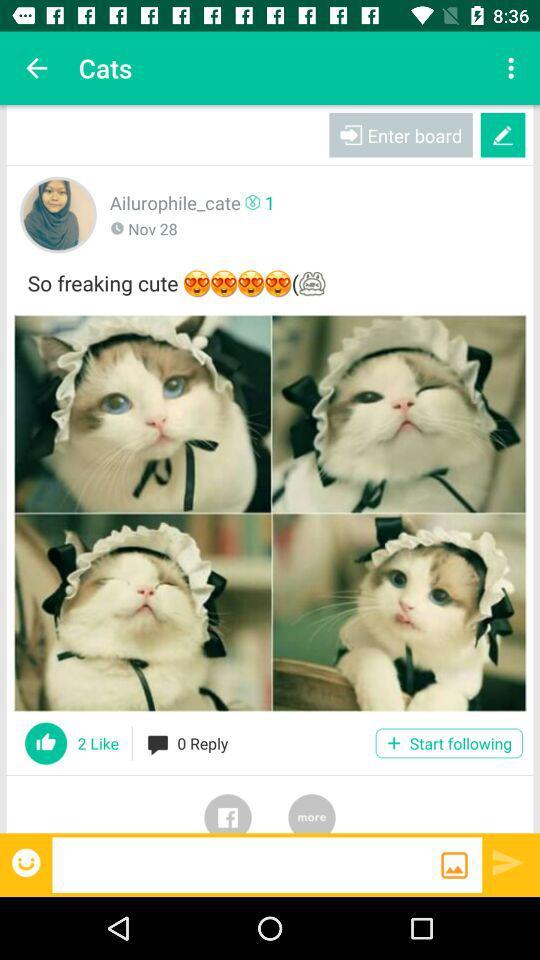 Image resolution: width=540 pixels, height=960 pixels. What do you see at coordinates (246, 863) in the screenshot?
I see `type a comment` at bounding box center [246, 863].